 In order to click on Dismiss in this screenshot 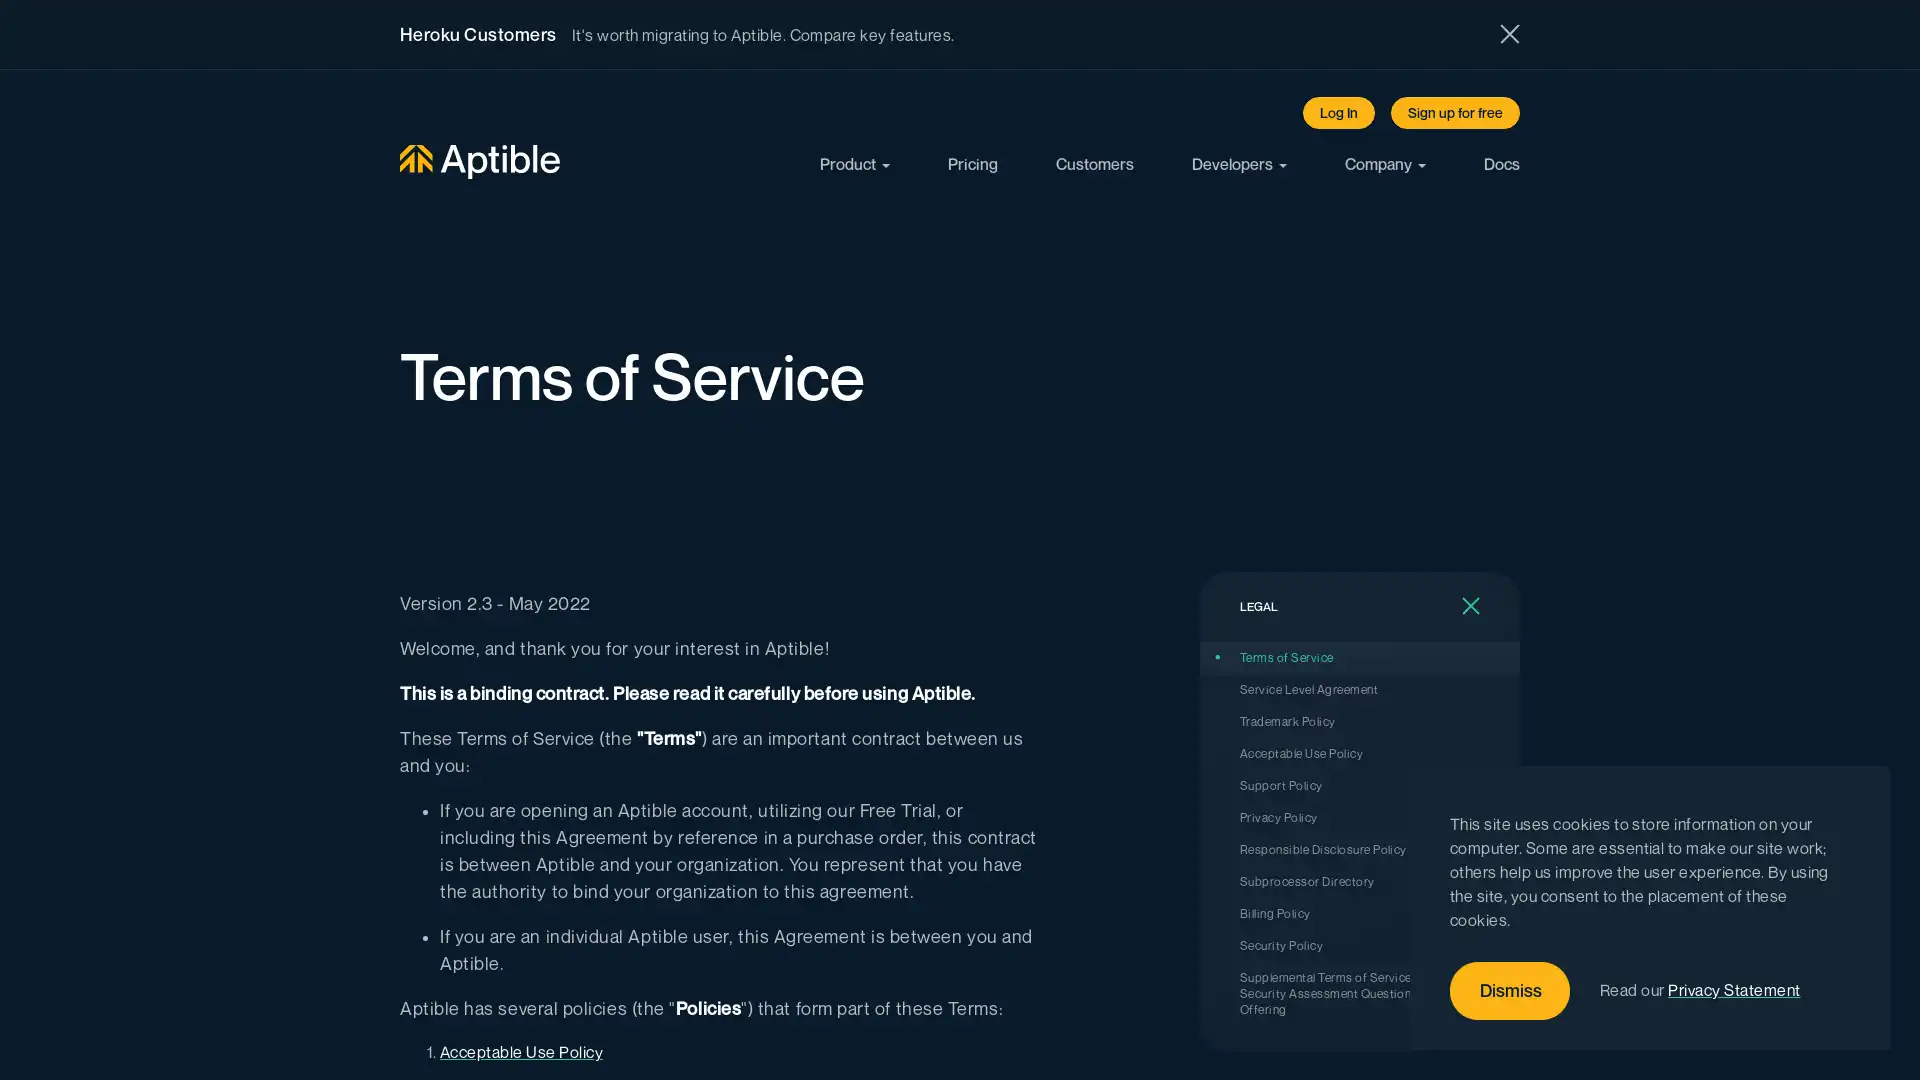, I will do `click(1510, 991)`.